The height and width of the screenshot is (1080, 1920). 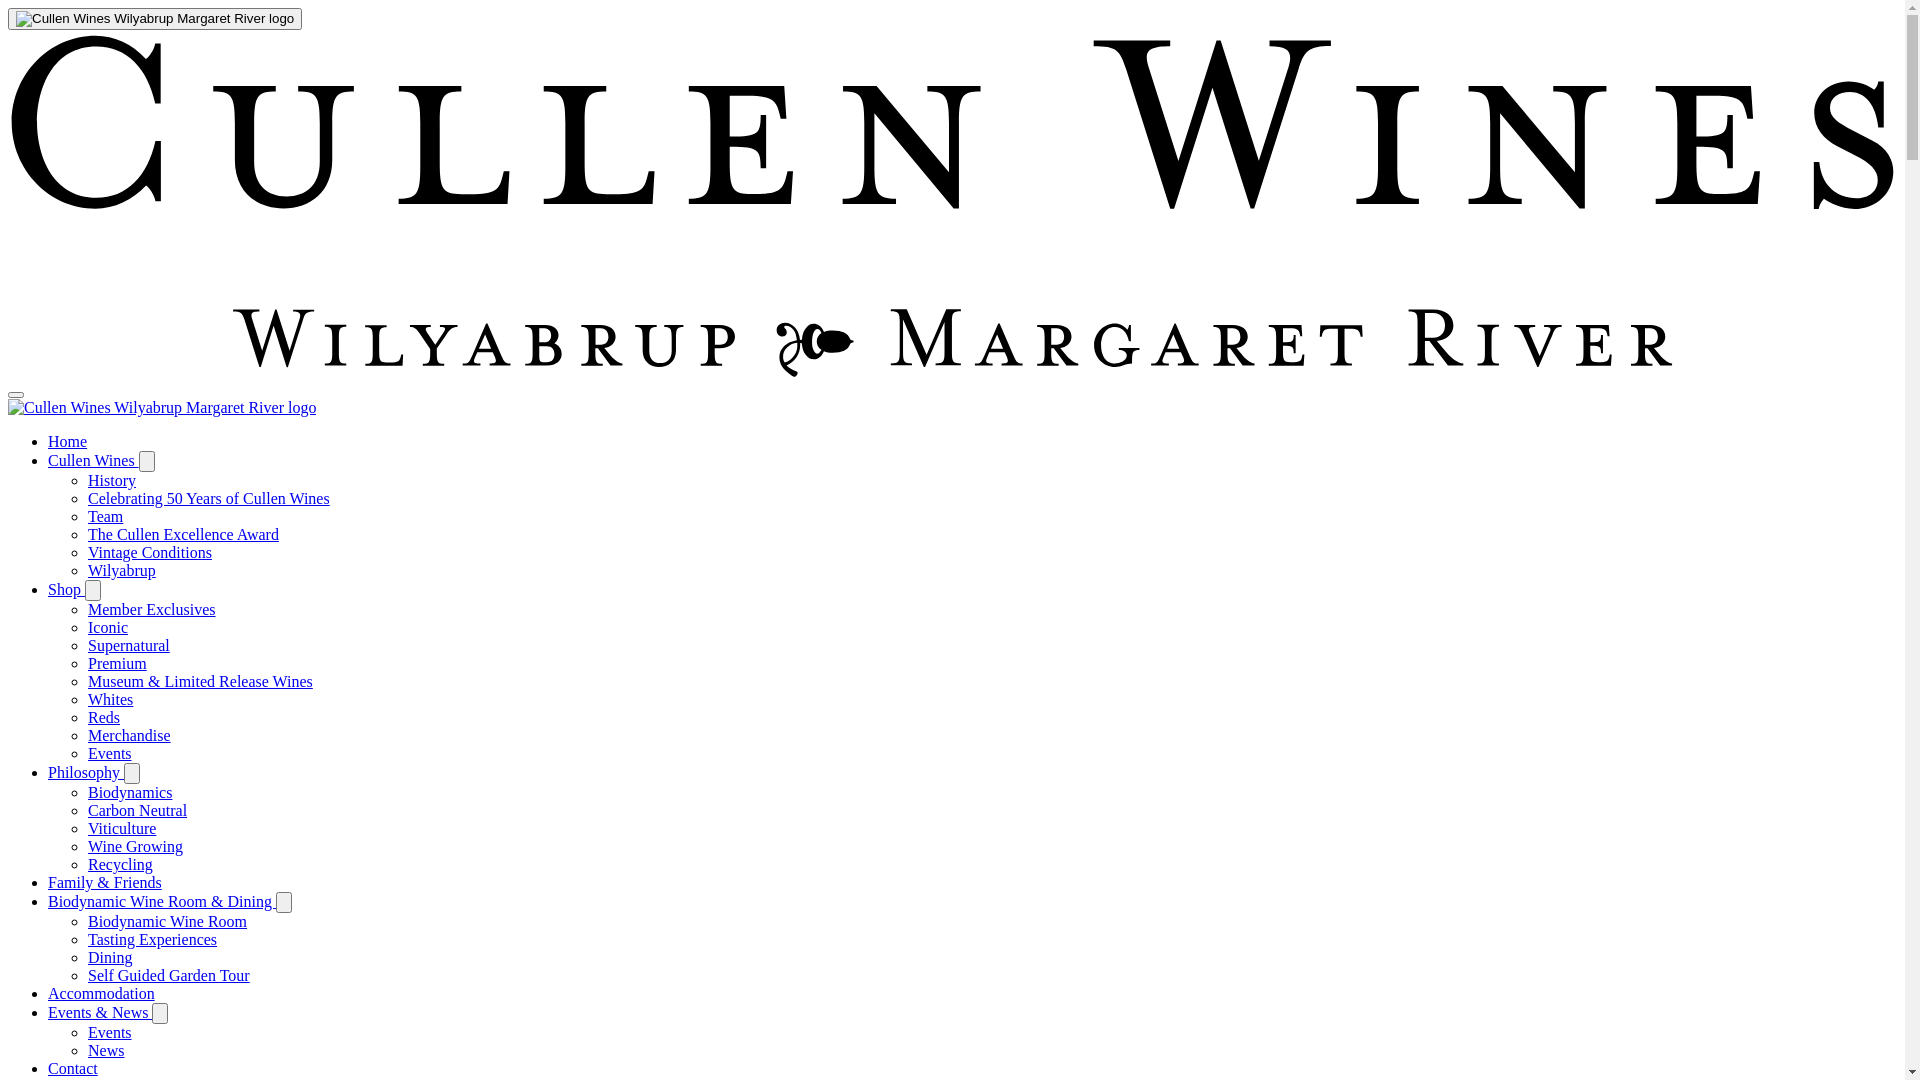 I want to click on 'Cullen Wines', so click(x=92, y=460).